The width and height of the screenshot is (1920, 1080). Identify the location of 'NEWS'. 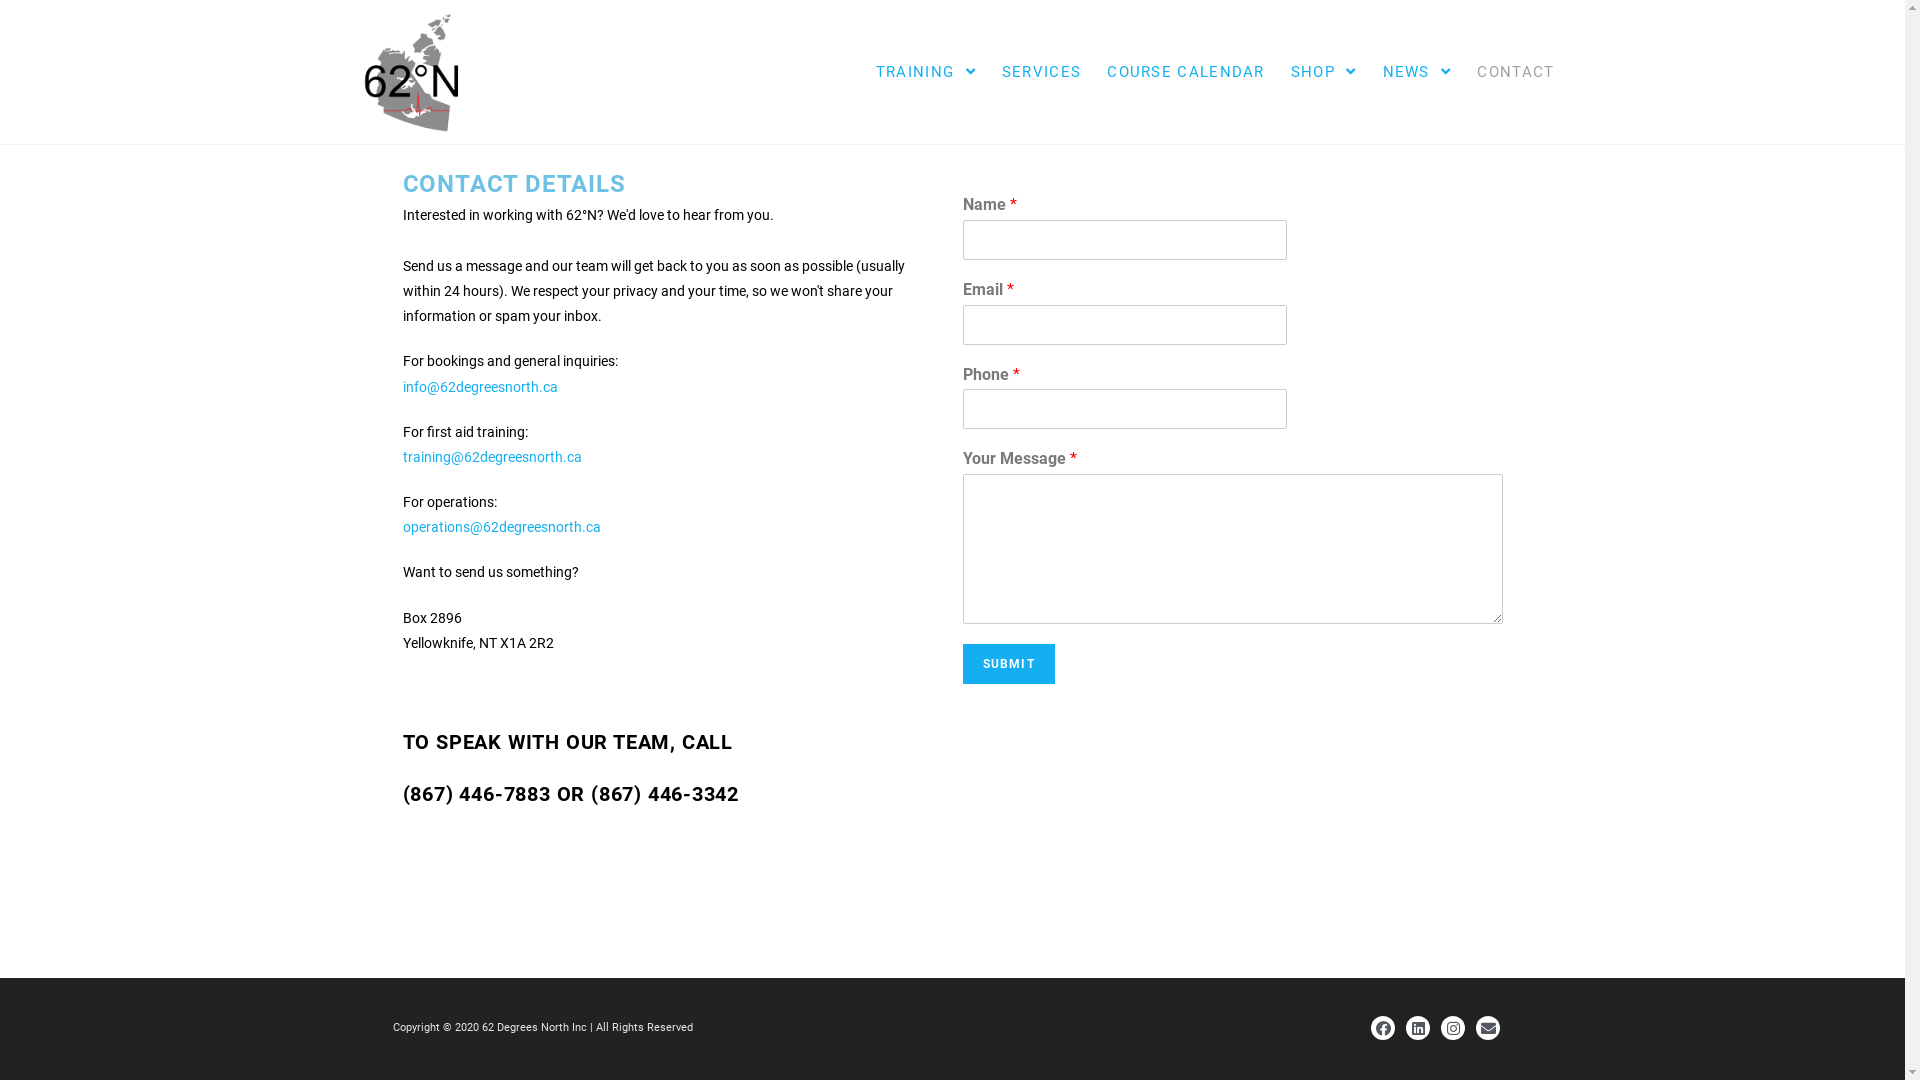
(1416, 71).